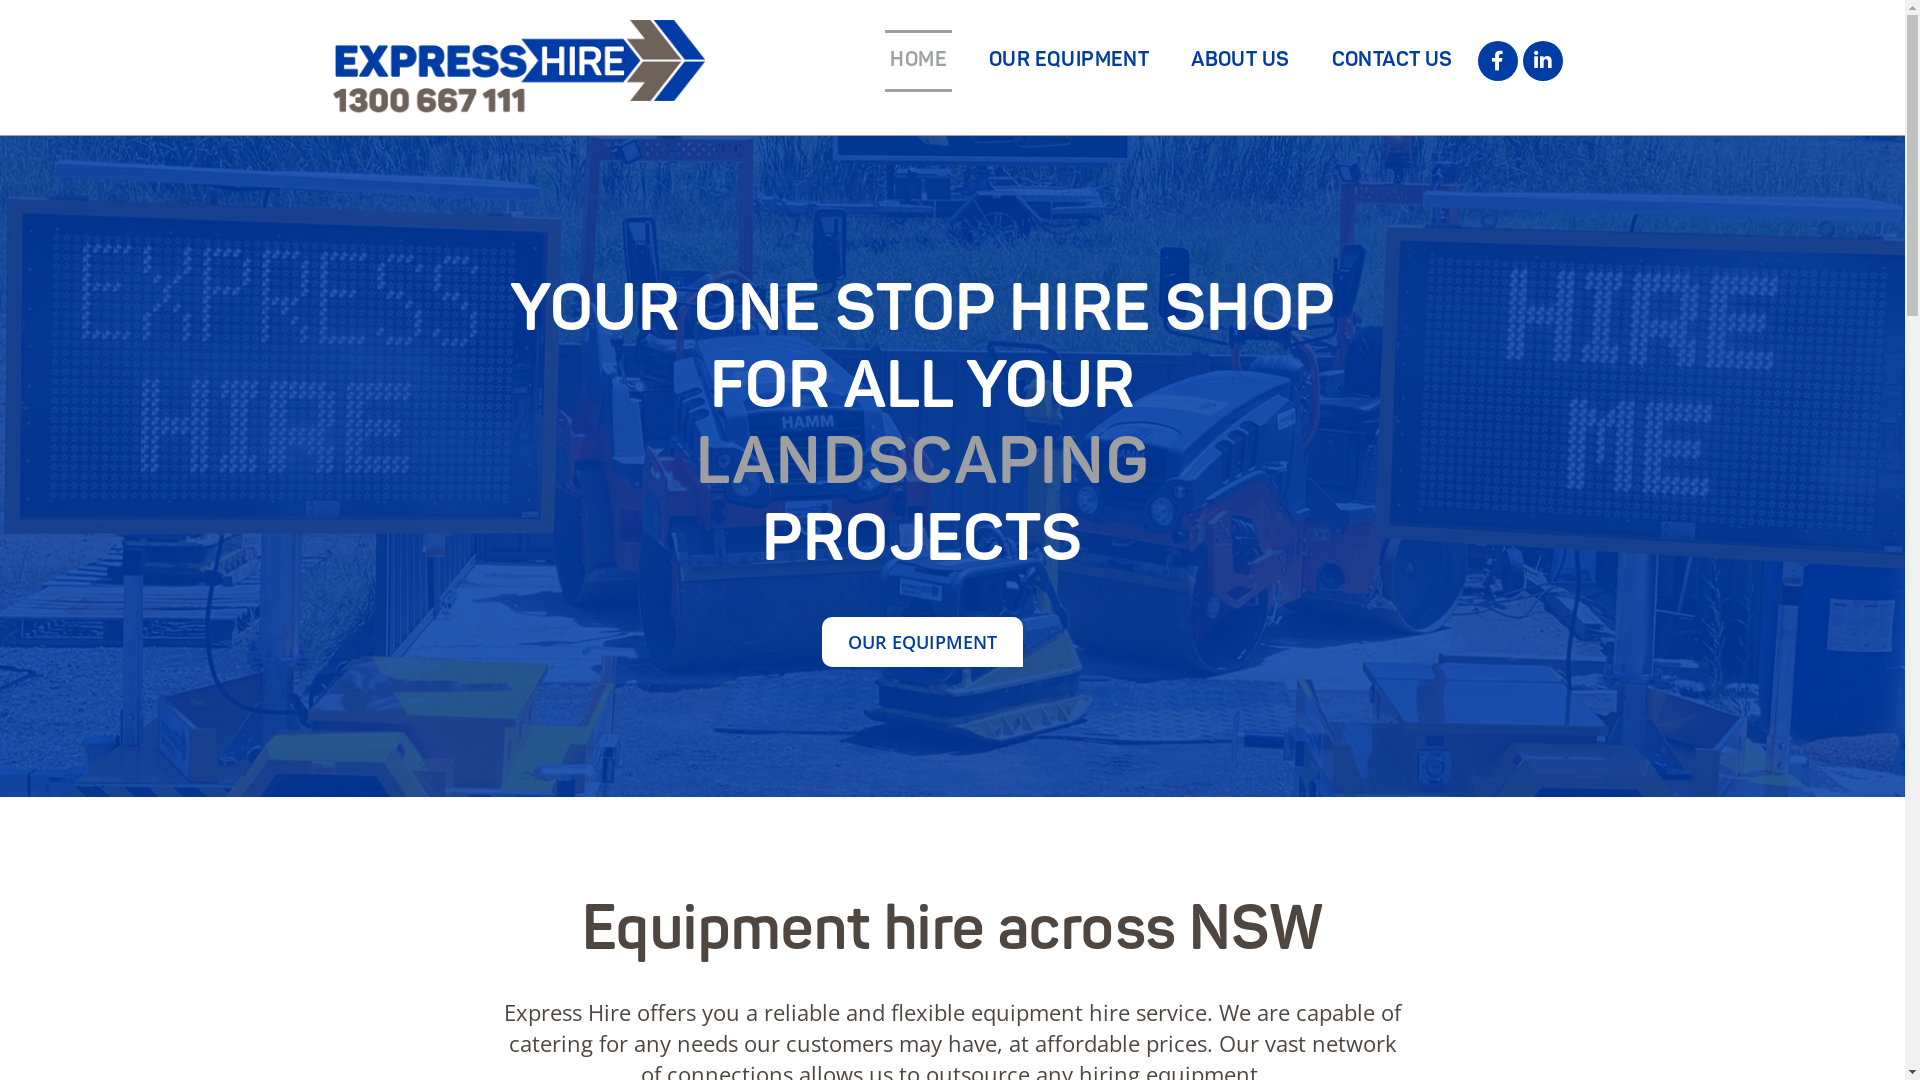 The image size is (1920, 1080). What do you see at coordinates (1068, 60) in the screenshot?
I see `'OUR EQUIPMENT'` at bounding box center [1068, 60].